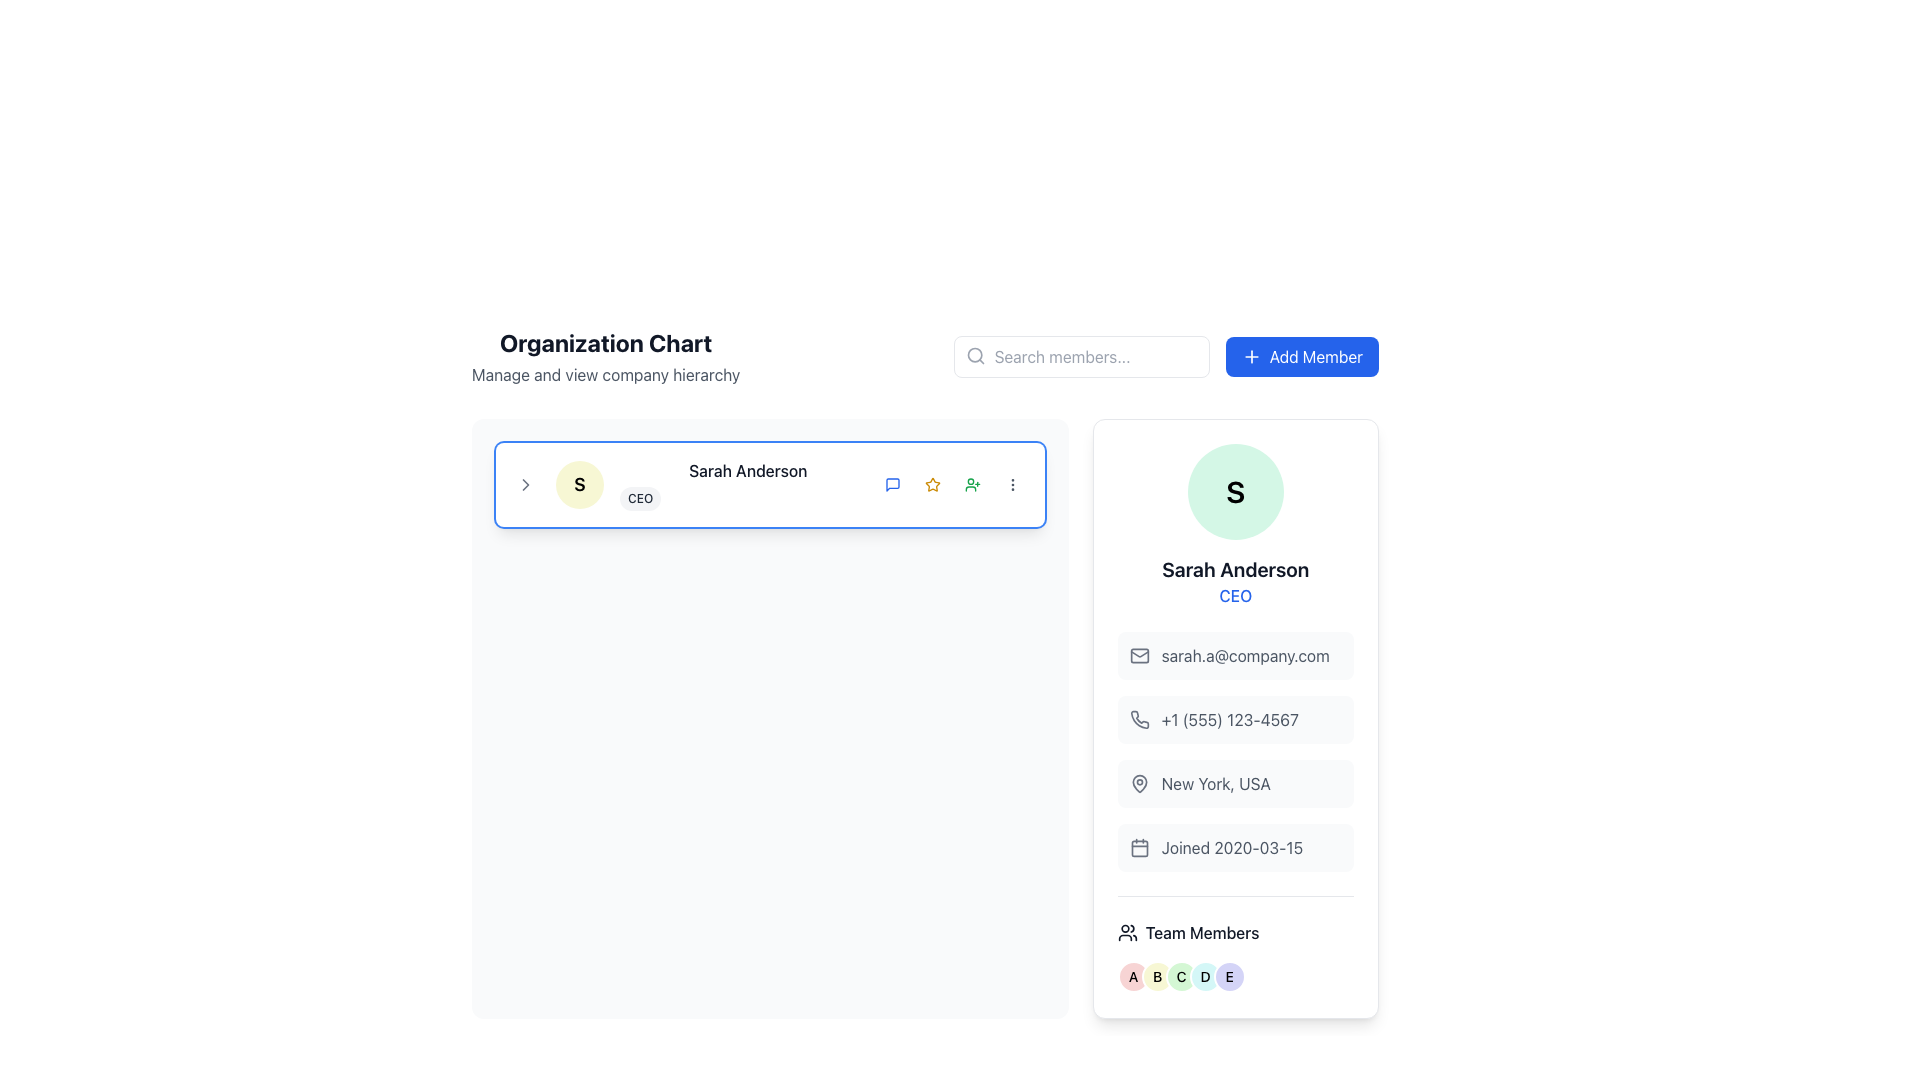 This screenshot has height=1080, width=1920. I want to click on the second badge in the horizontal series of five, which visually represents a team member's initial or identifier, located in the 'Team Members' section near the bottom-right corner of the interface, so click(1157, 975).